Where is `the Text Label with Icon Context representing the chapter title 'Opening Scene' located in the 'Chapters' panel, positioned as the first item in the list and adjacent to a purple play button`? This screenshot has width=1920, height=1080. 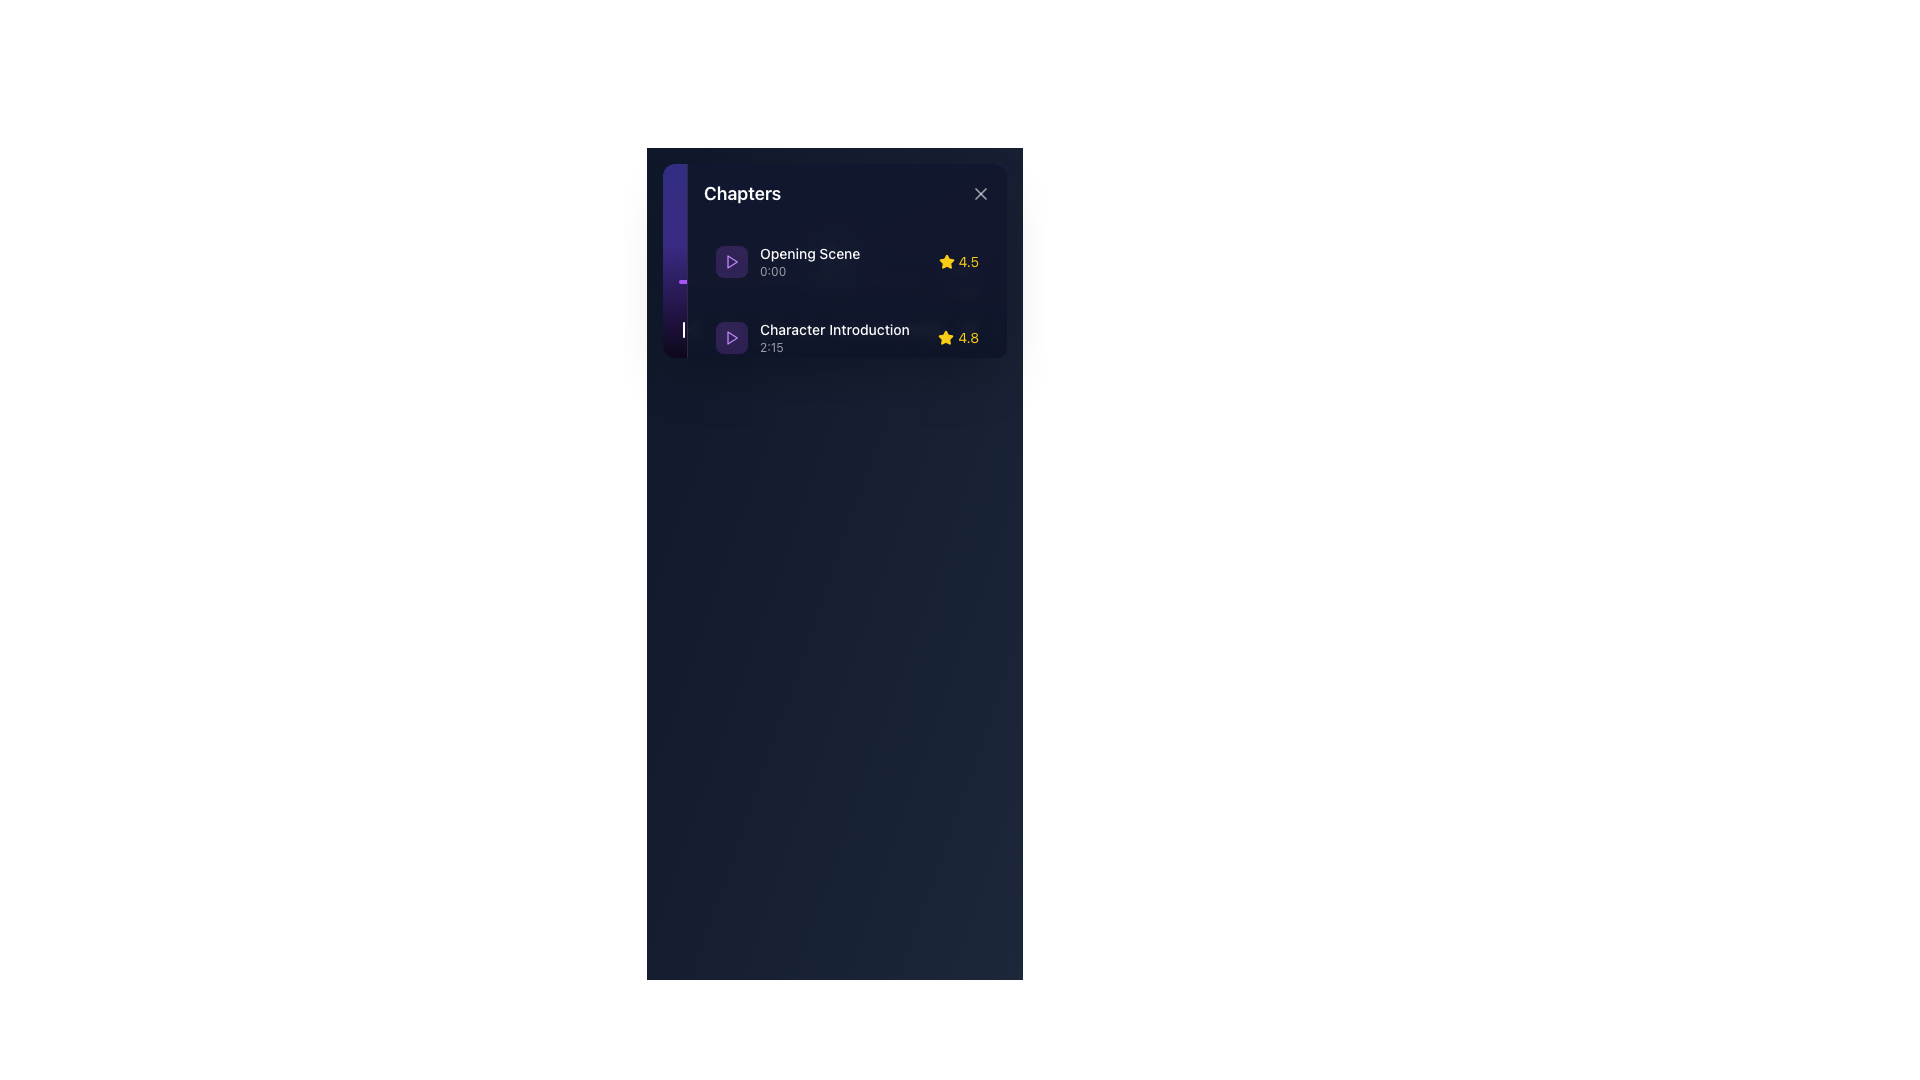 the Text Label with Icon Context representing the chapter title 'Opening Scene' located in the 'Chapters' panel, positioned as the first item in the list and adjacent to a purple play button is located at coordinates (810, 261).